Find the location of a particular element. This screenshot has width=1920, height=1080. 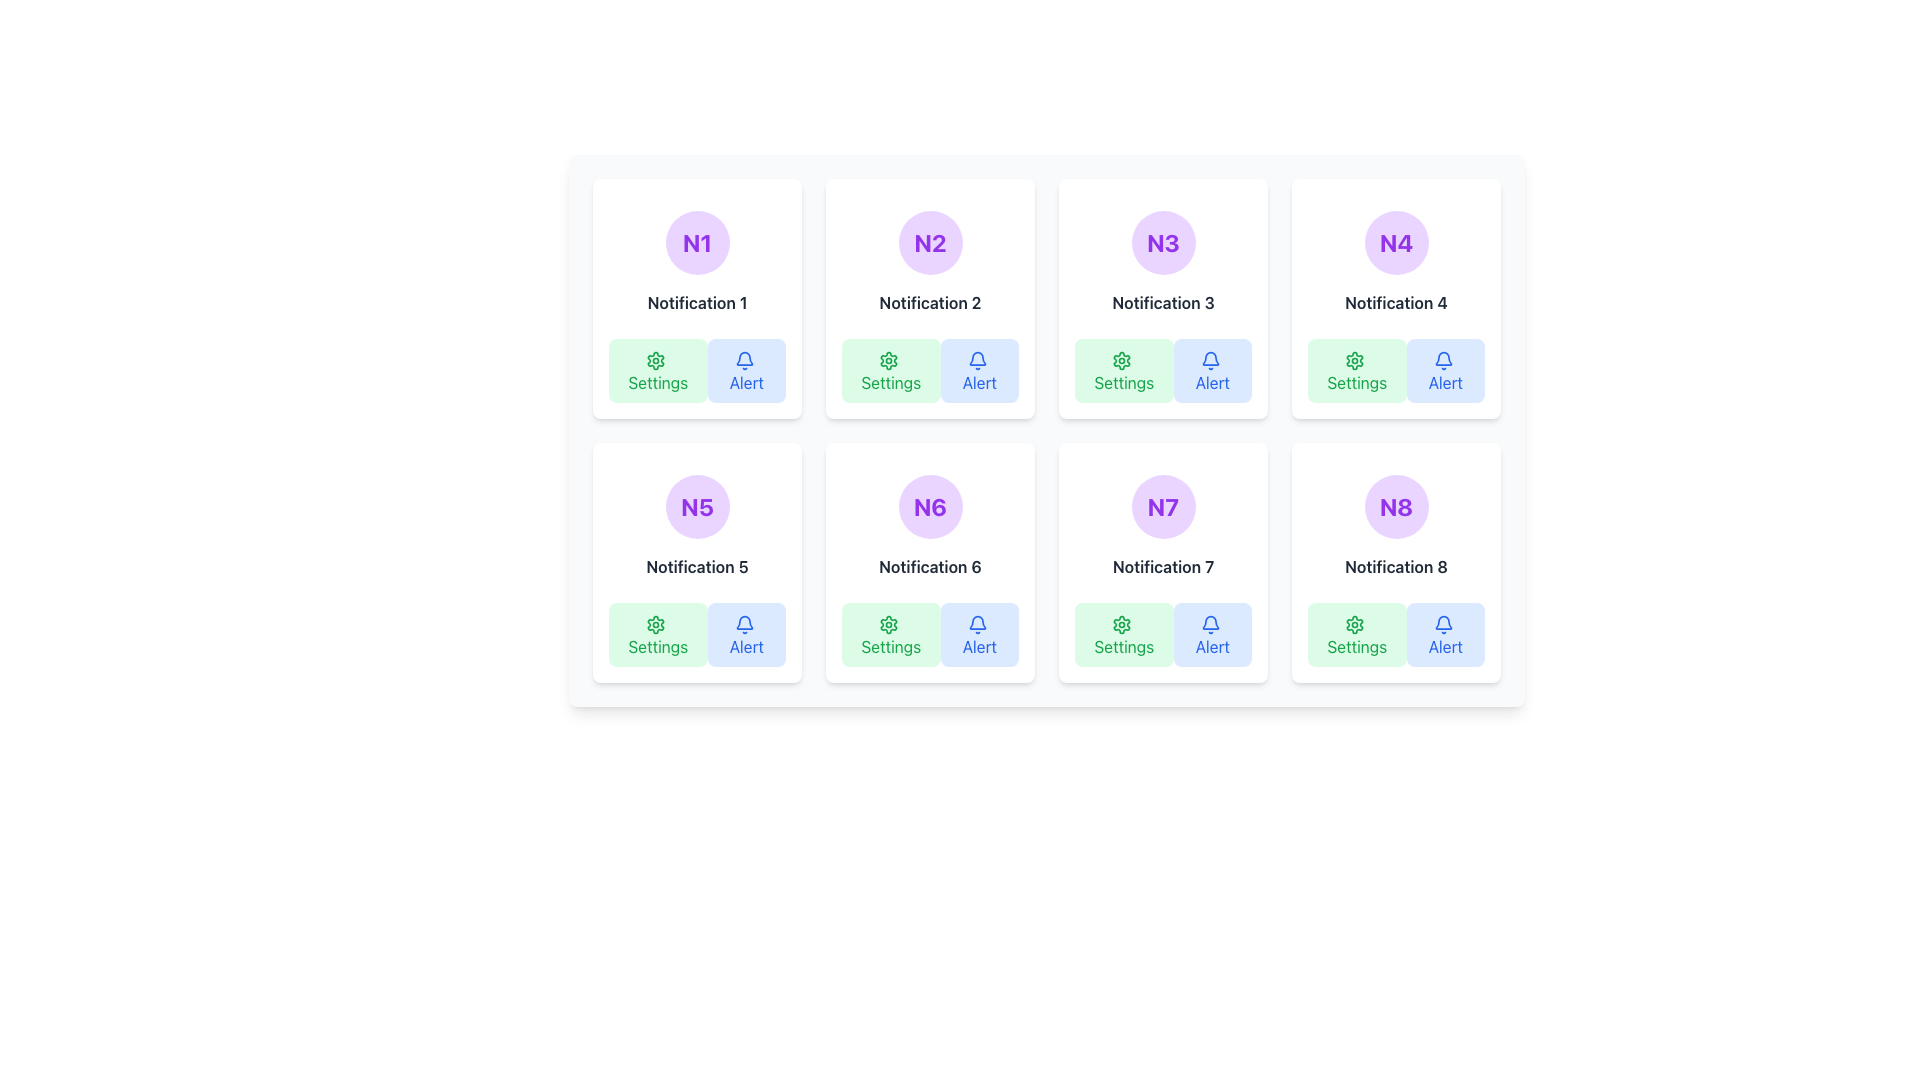

the Text Label for the 'Notification 2' card, positioned at the top-center of the card, which visually identifies the card's purpose is located at coordinates (929, 242).